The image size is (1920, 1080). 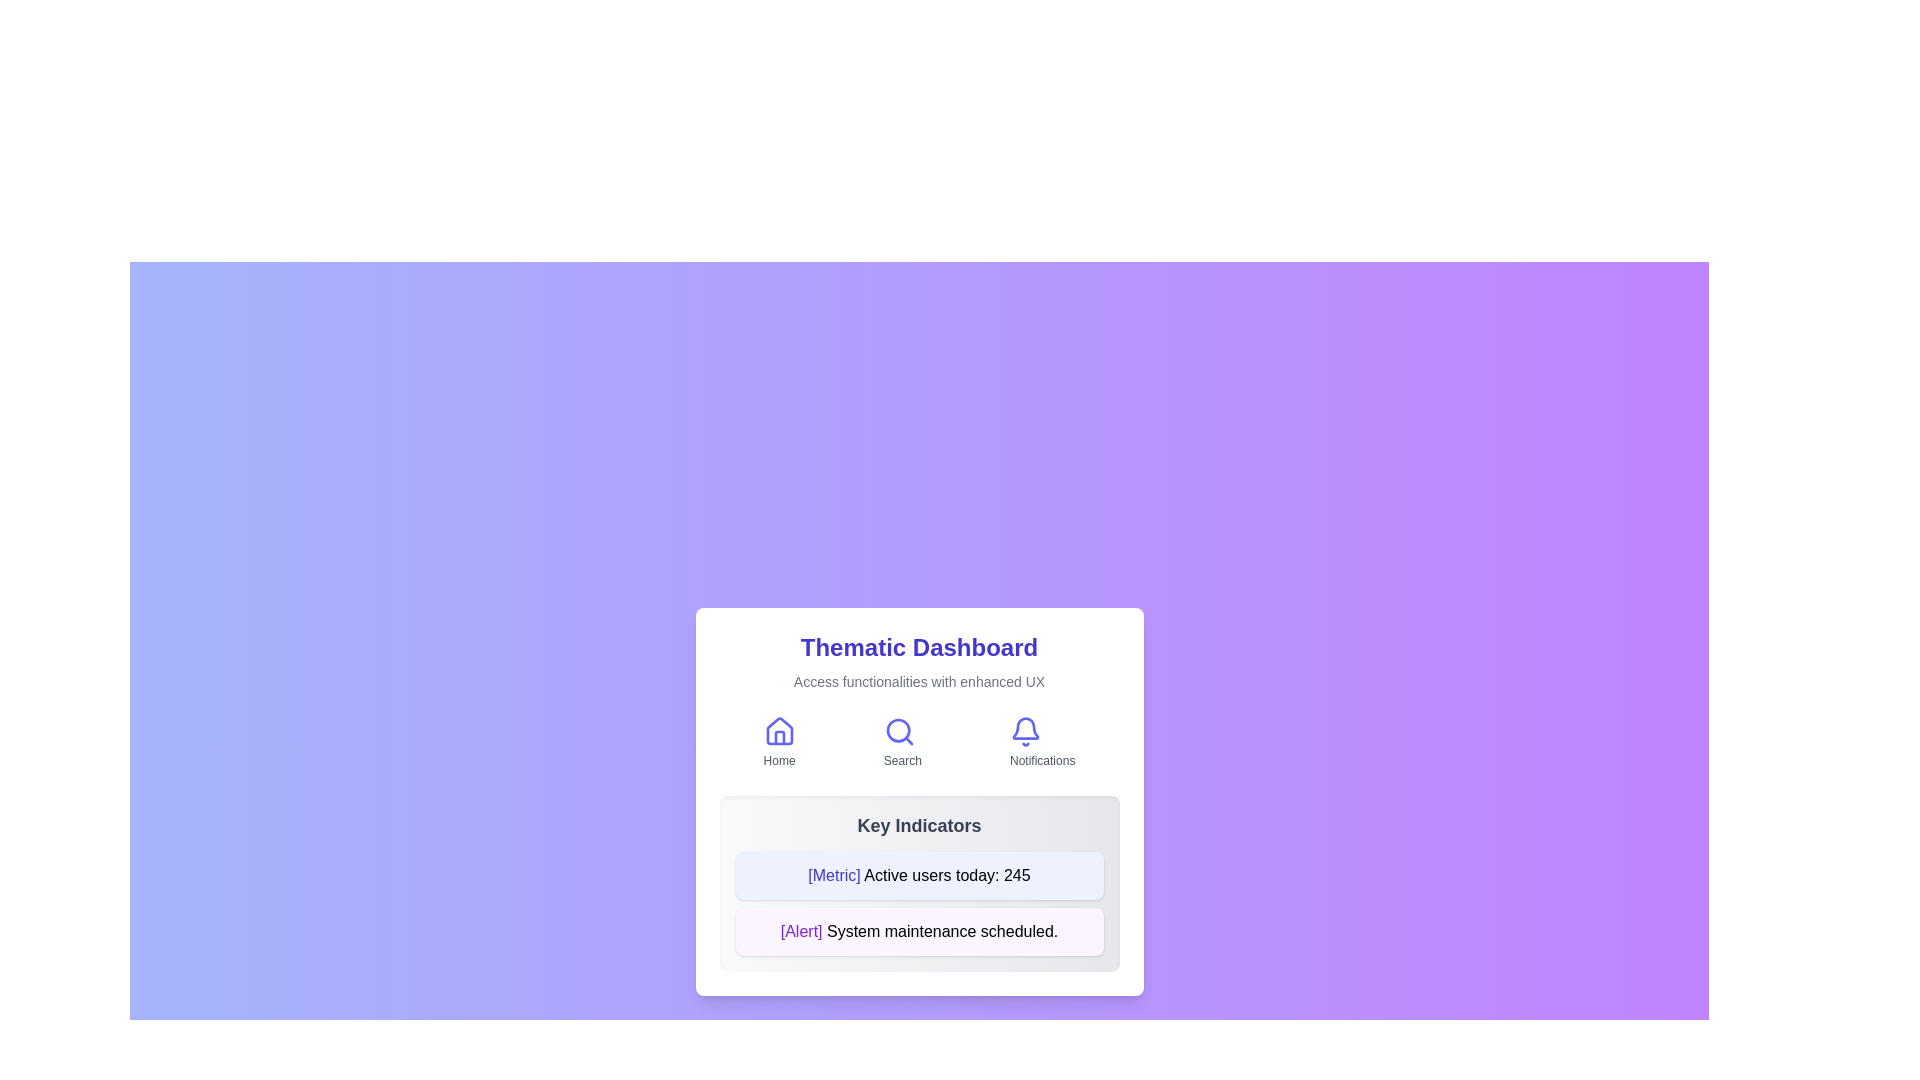 What do you see at coordinates (898, 732) in the screenshot?
I see `the magnifying glass icon in purple-indigo color to initiate search, located in the center among other icons and labeled 'Search'` at bounding box center [898, 732].